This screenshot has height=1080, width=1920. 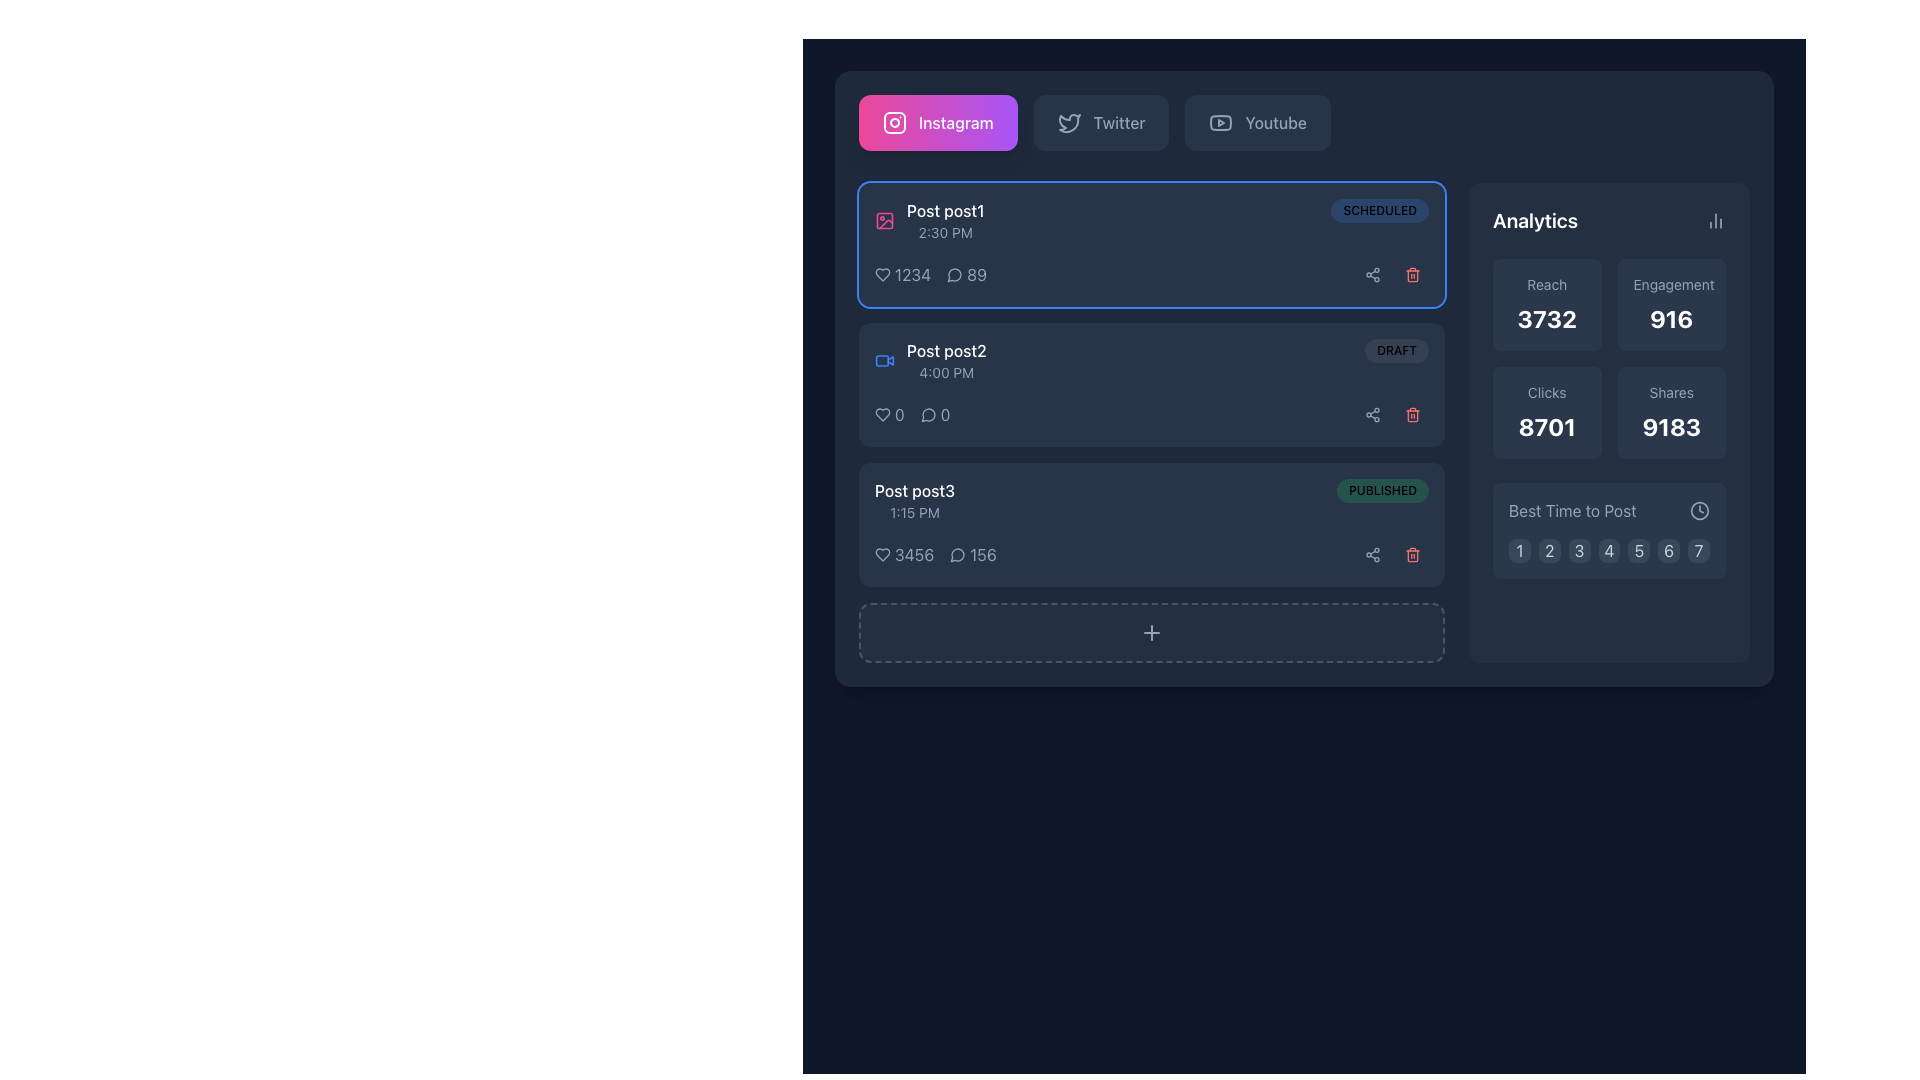 I want to click on the Text label displaying 'Post post2' within the second item of the vertical list of posts, which is styled with white font against a dark blue background, so click(x=945, y=350).